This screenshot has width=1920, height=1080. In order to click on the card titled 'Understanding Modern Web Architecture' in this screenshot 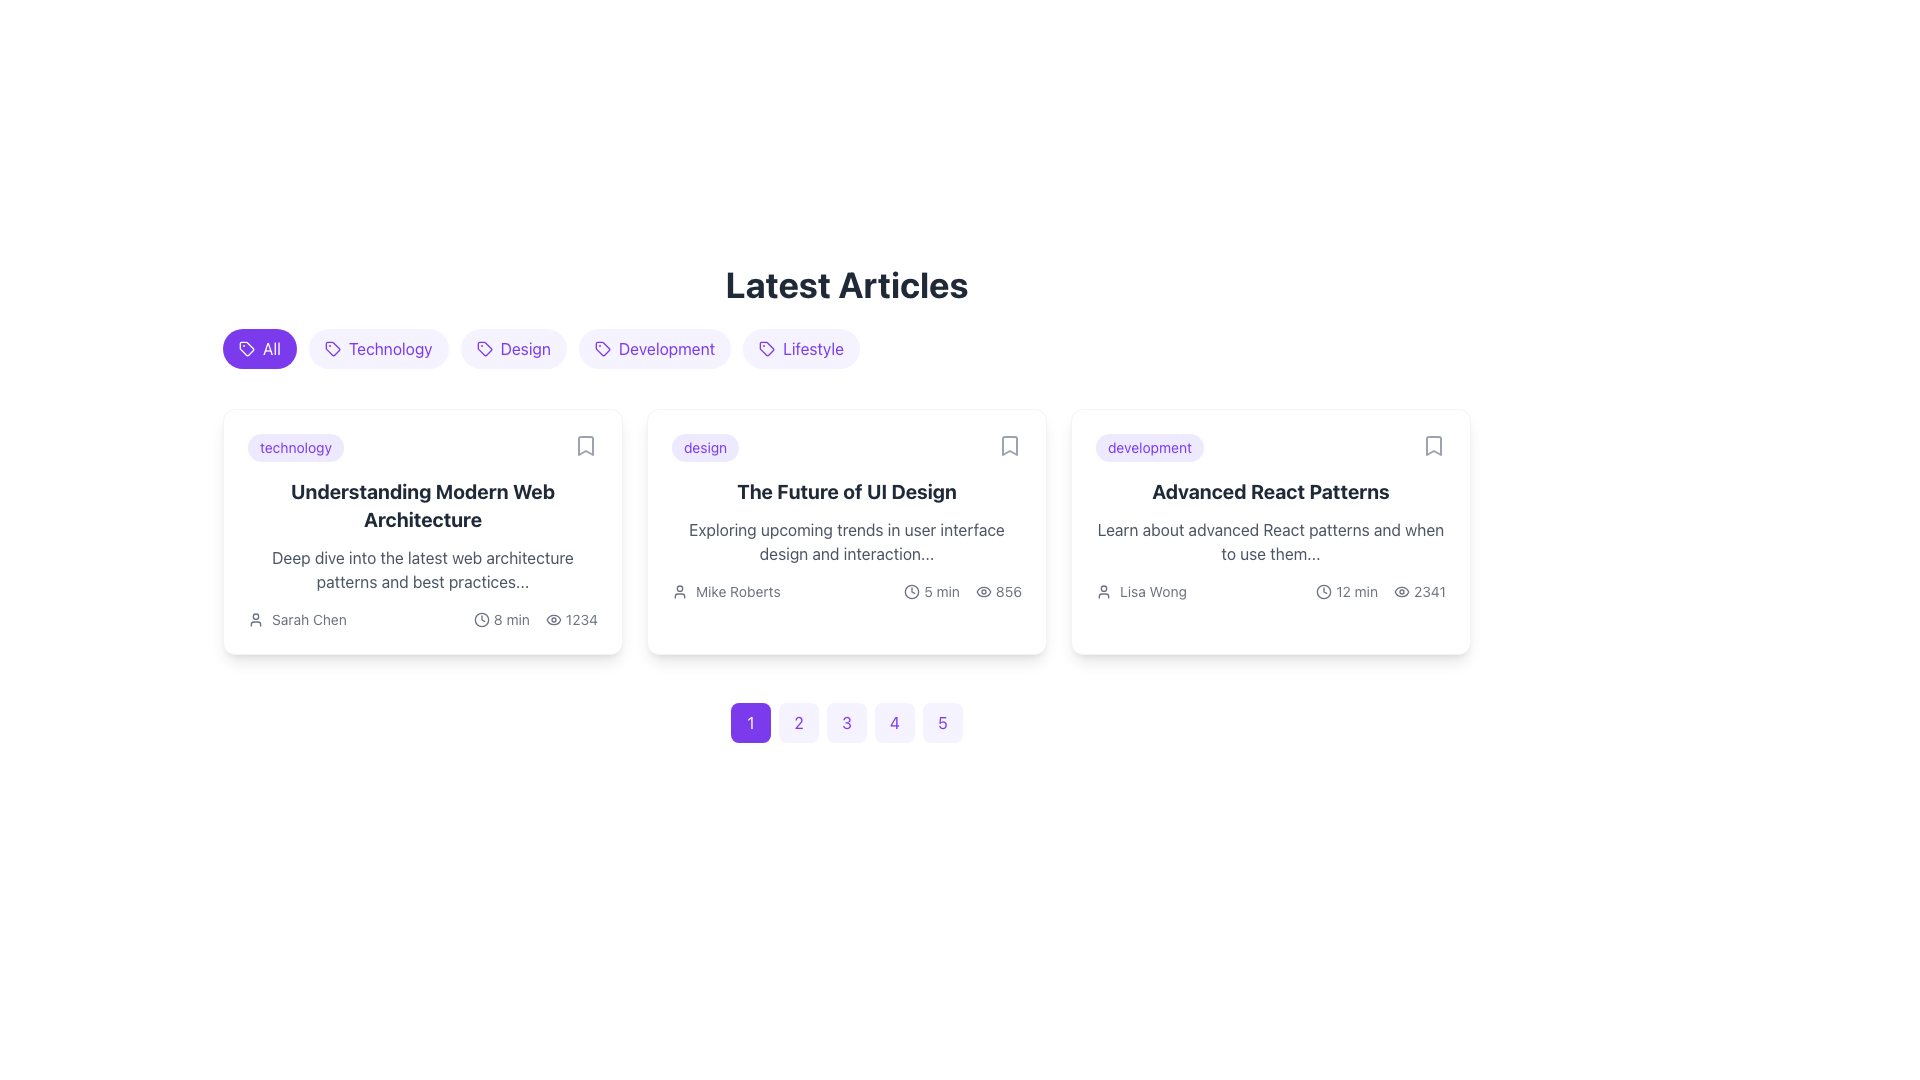, I will do `click(421, 531)`.